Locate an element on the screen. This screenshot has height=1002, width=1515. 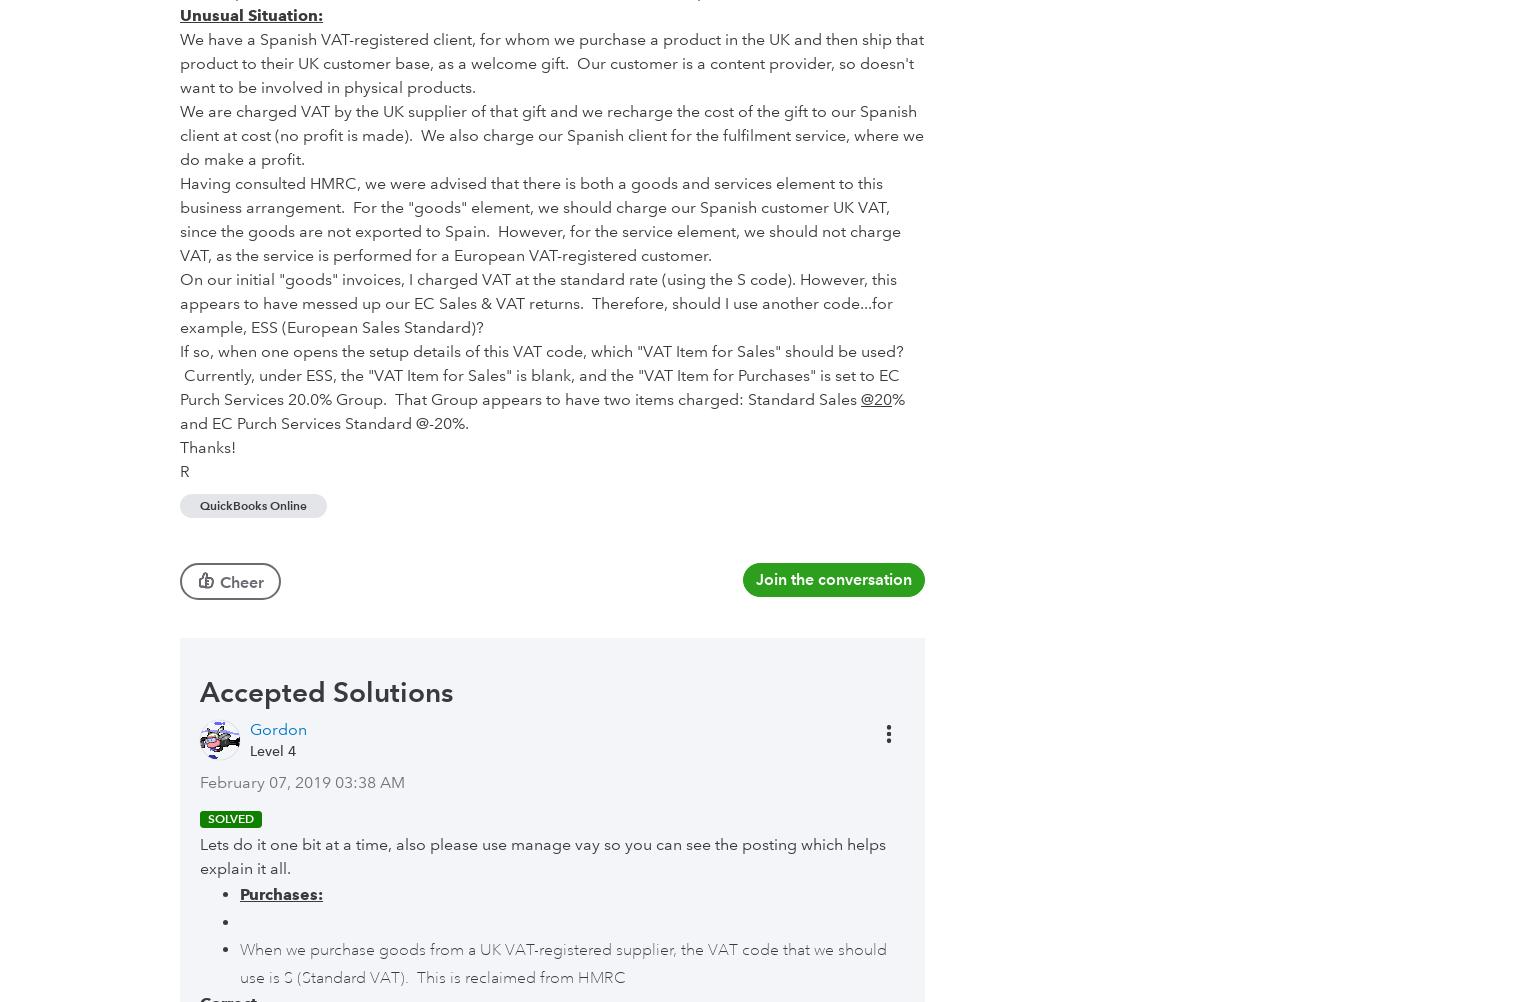
'Lets do it one bit at a time, also please use manage vay so you can see the posting which helps explain it all.' is located at coordinates (541, 856).